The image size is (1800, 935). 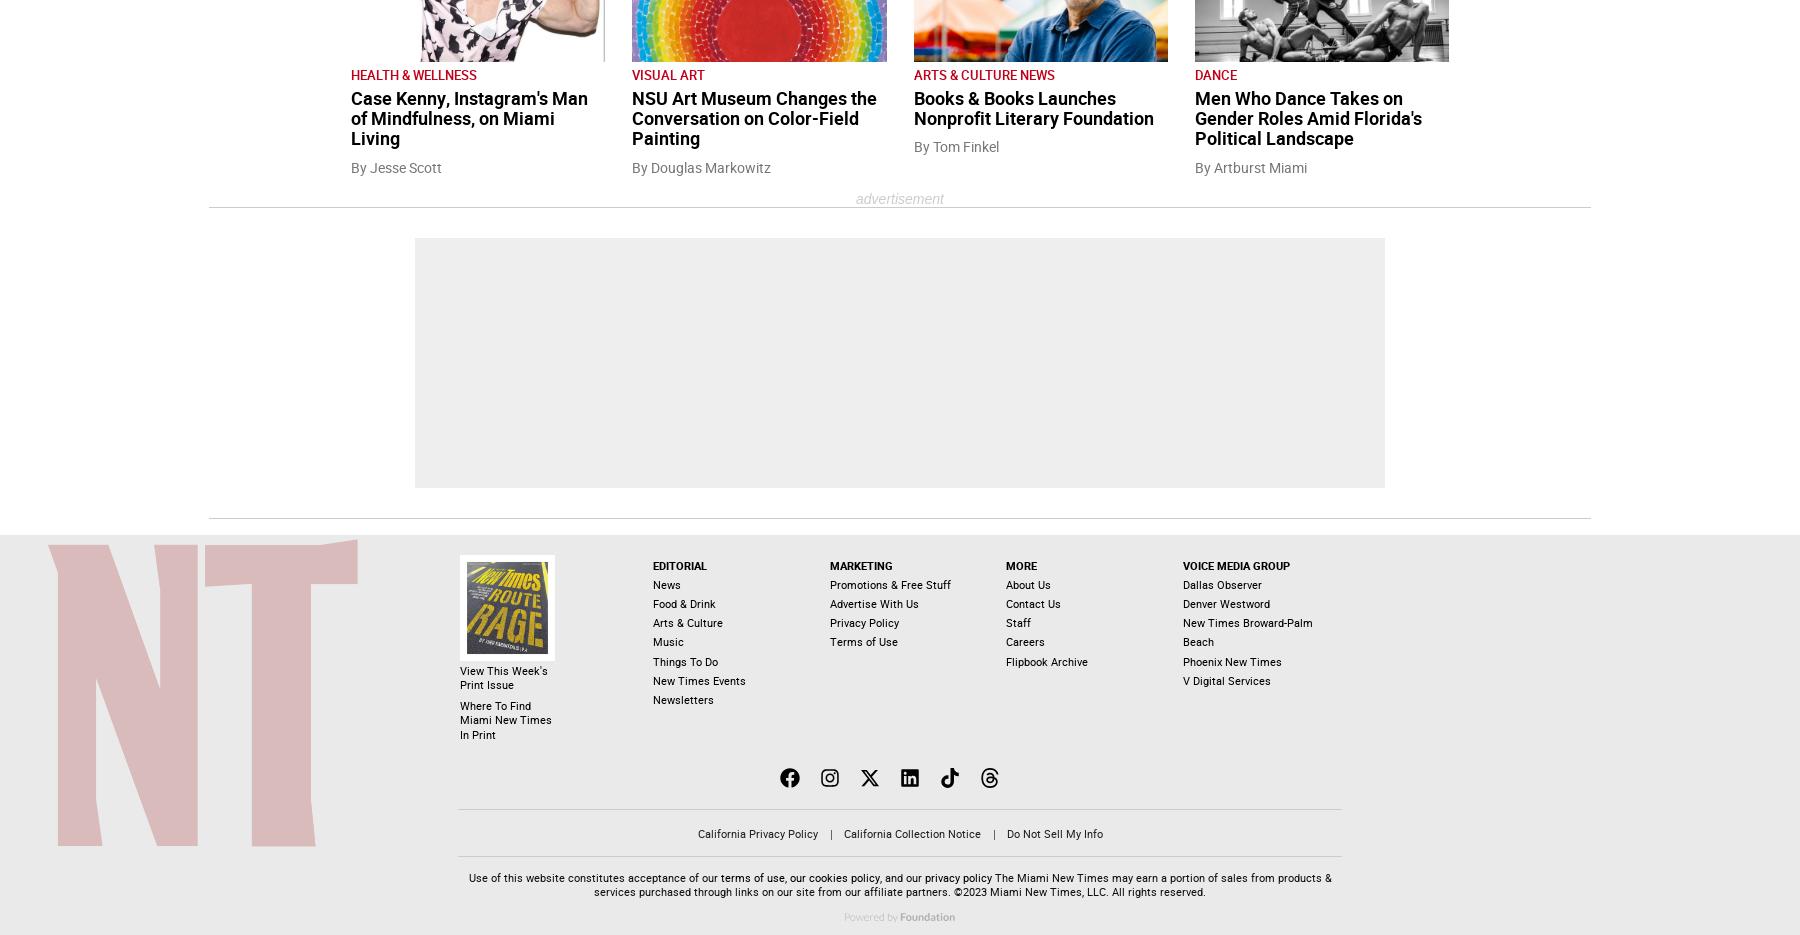 What do you see at coordinates (833, 876) in the screenshot?
I see `'our cookies policy'` at bounding box center [833, 876].